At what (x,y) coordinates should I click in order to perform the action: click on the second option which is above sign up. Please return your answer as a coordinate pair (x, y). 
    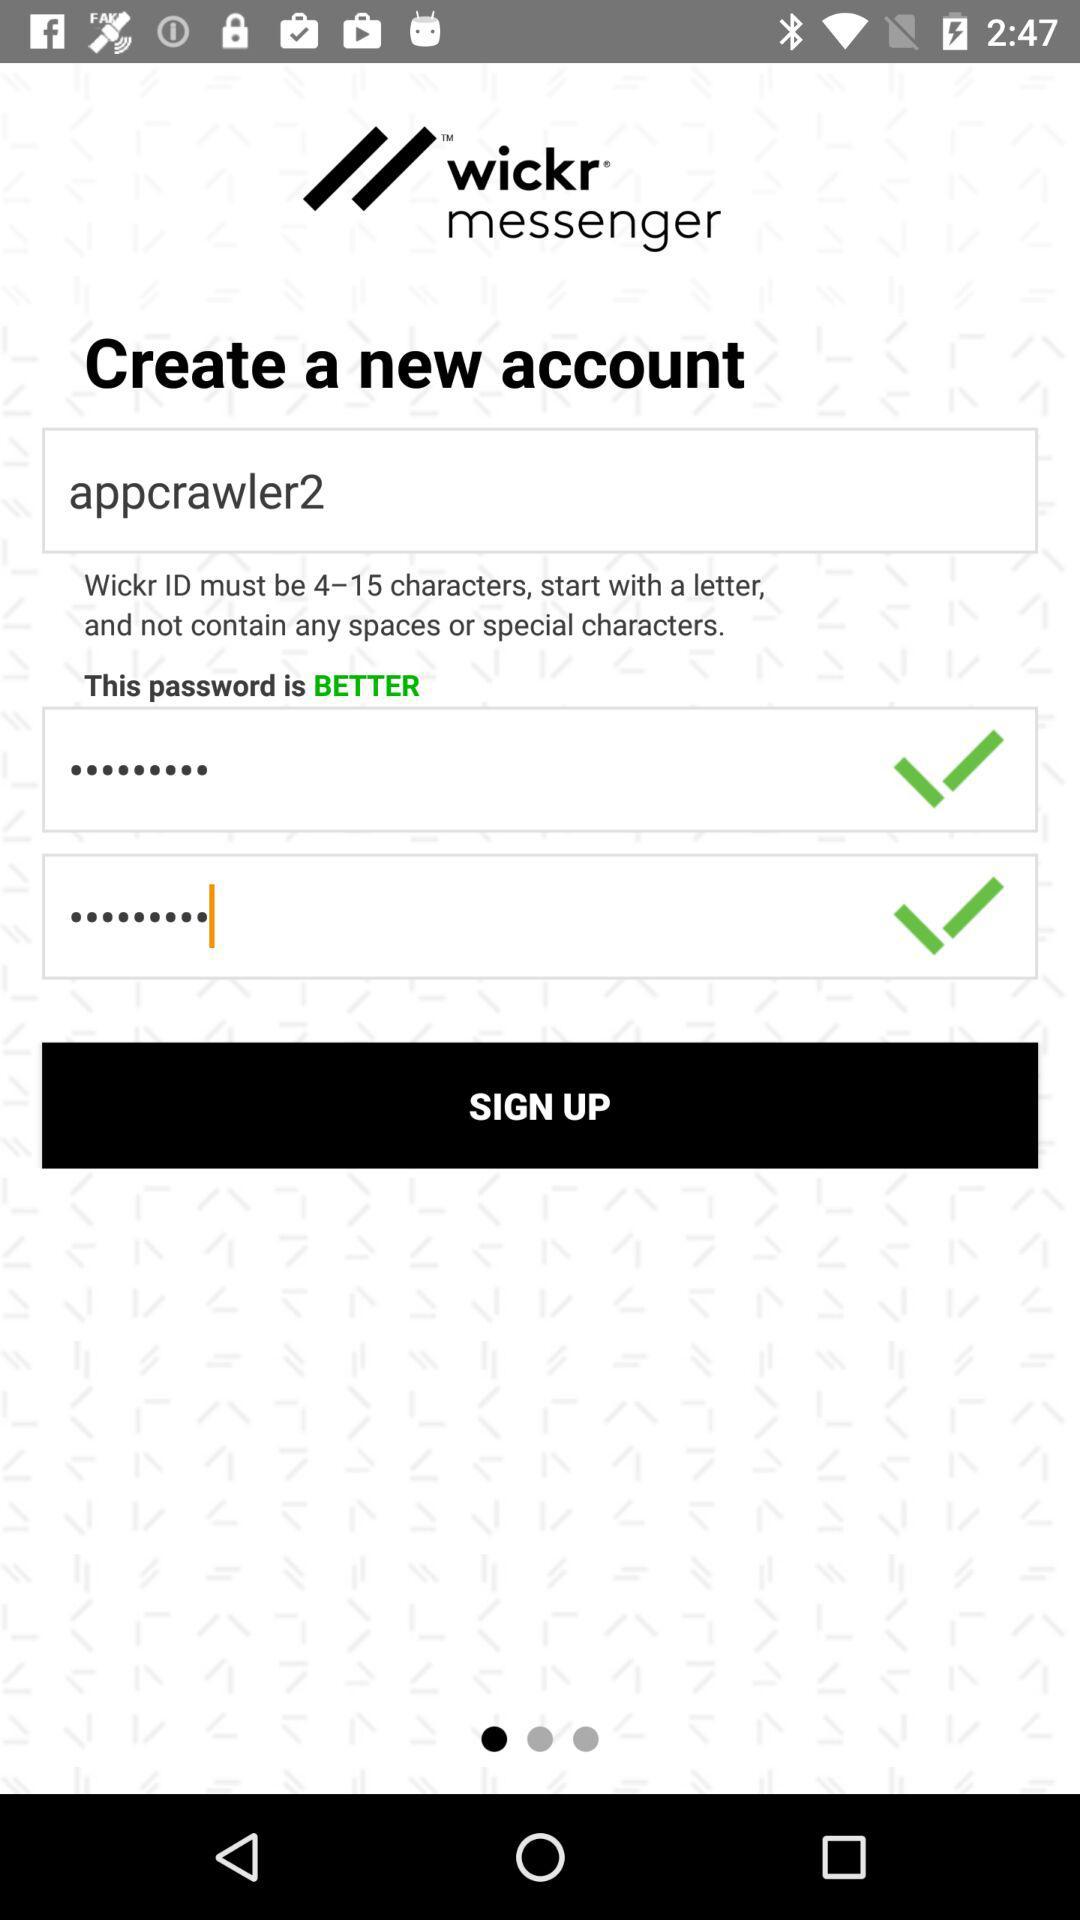
    Looking at the image, I should click on (540, 915).